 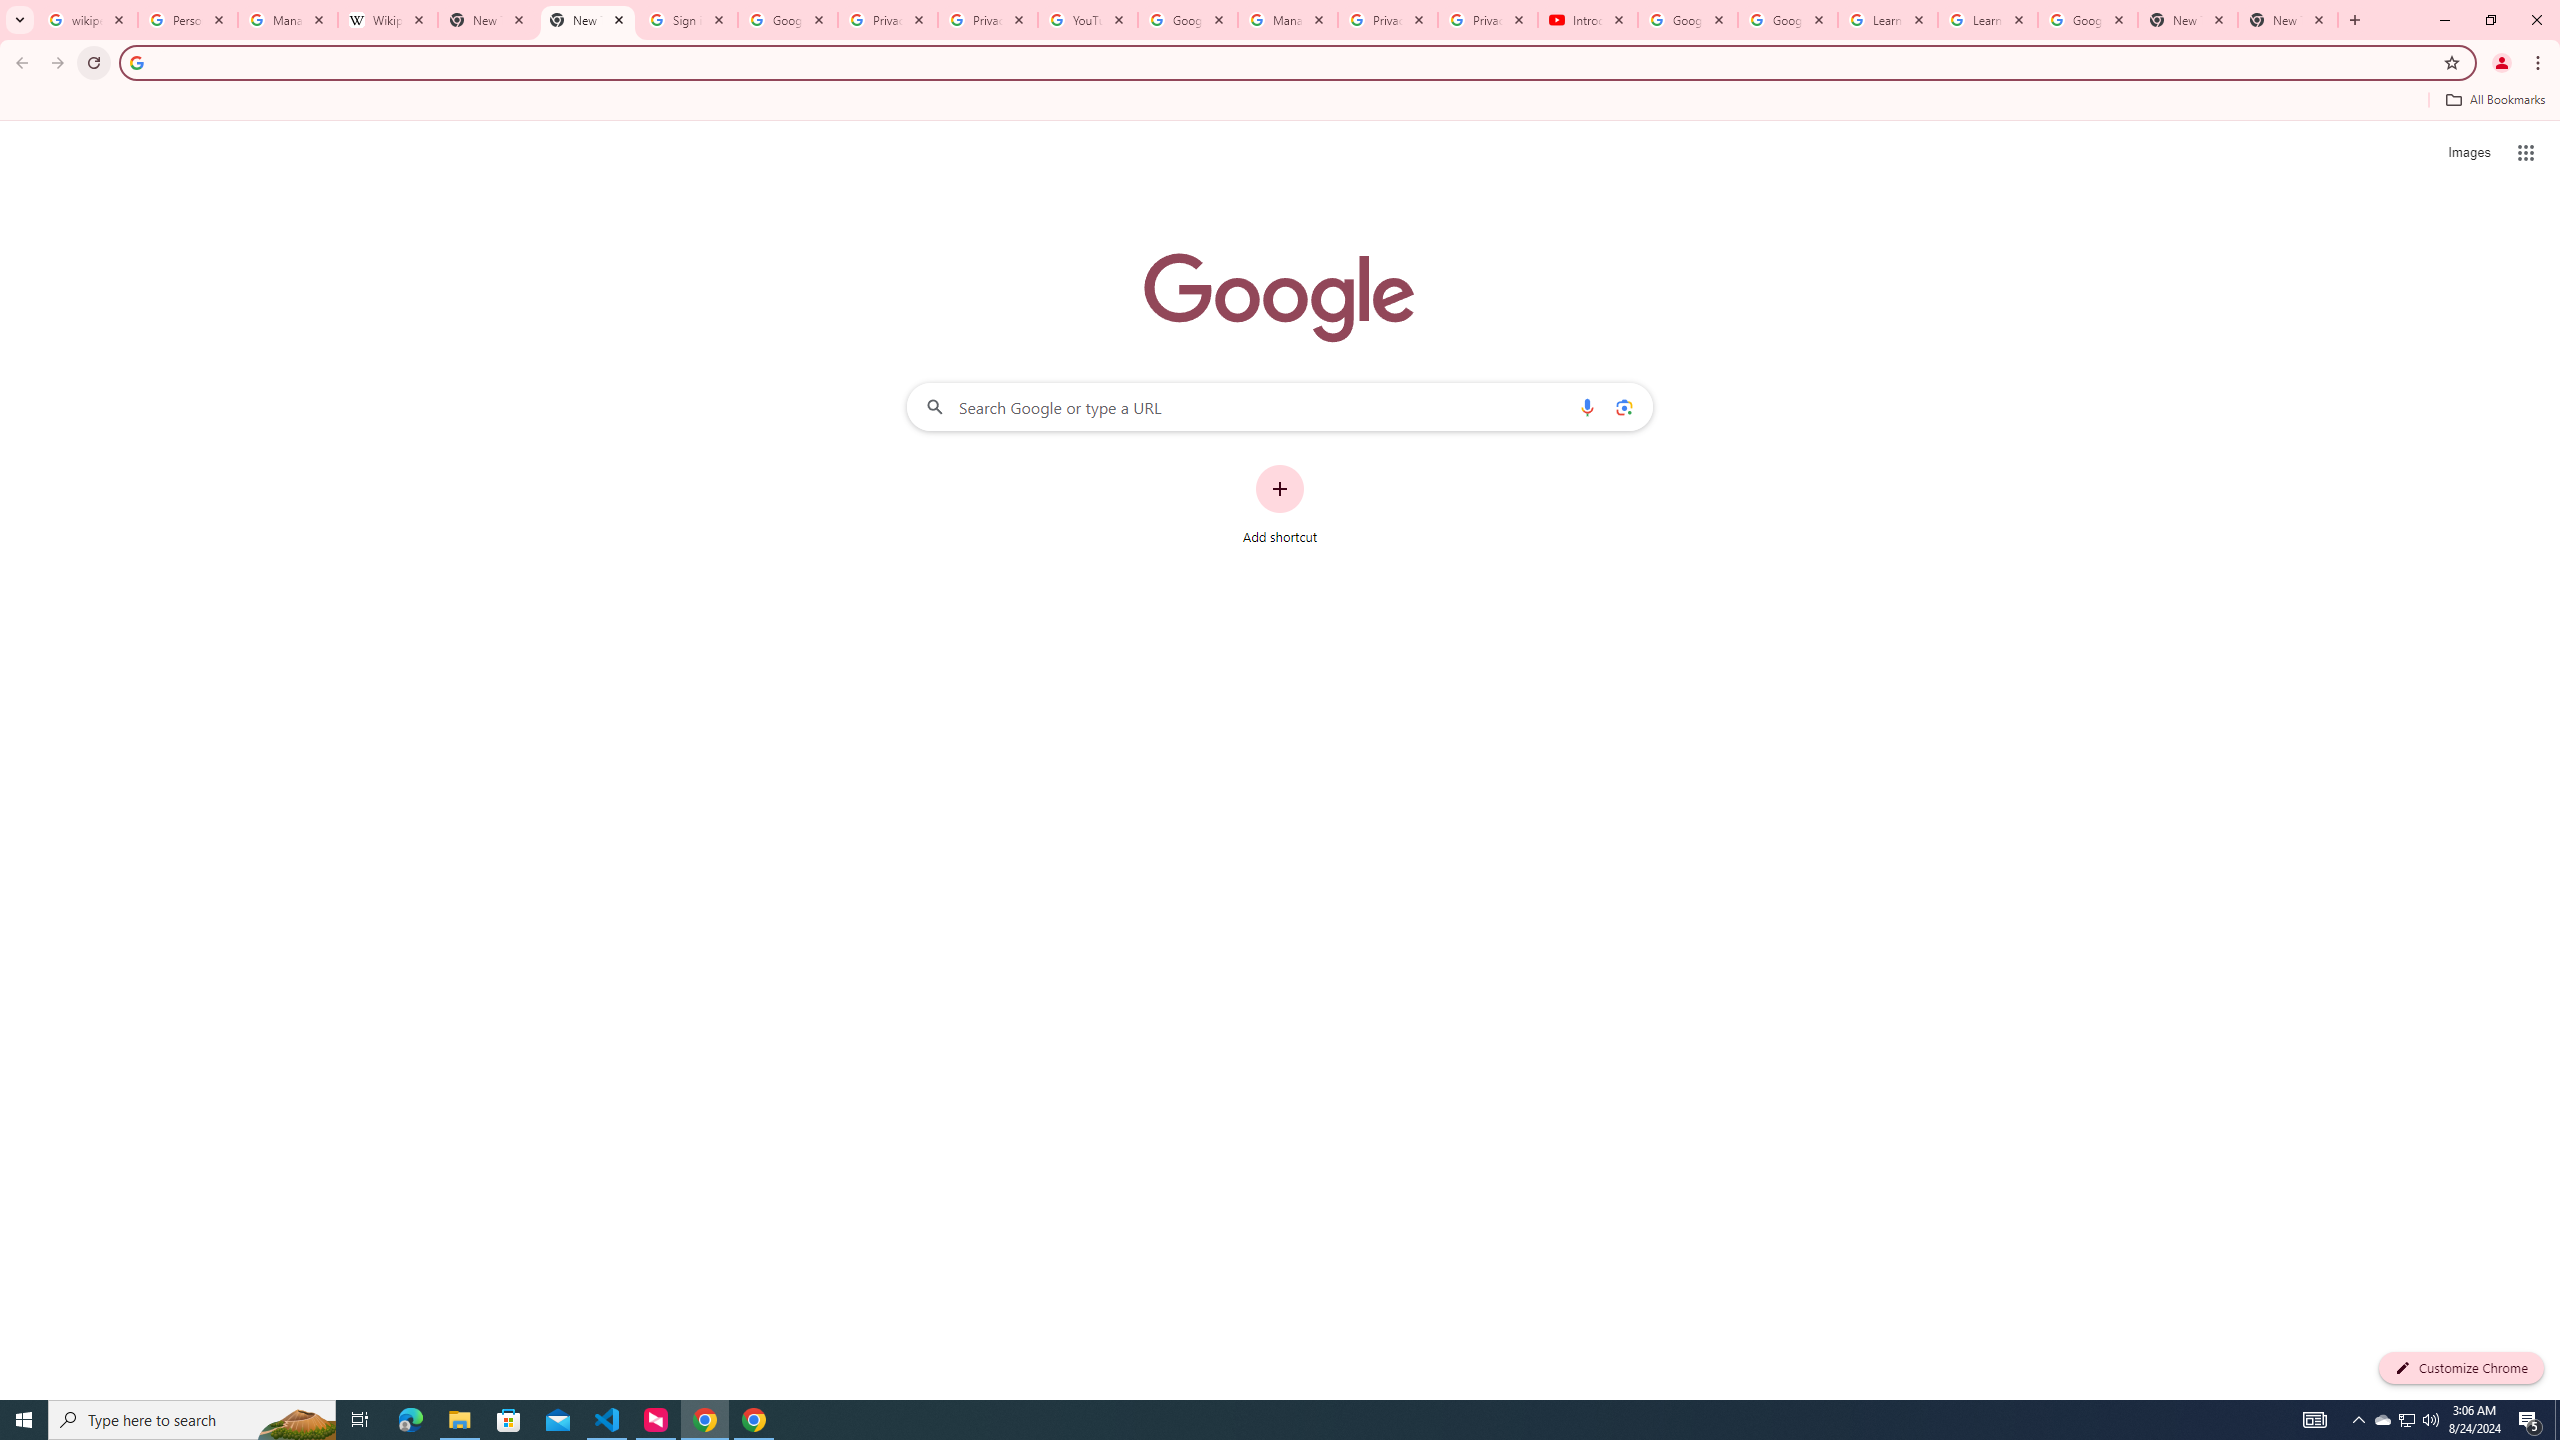 I want to click on 'Manage your Location History - Google Search Help', so click(x=288, y=19).